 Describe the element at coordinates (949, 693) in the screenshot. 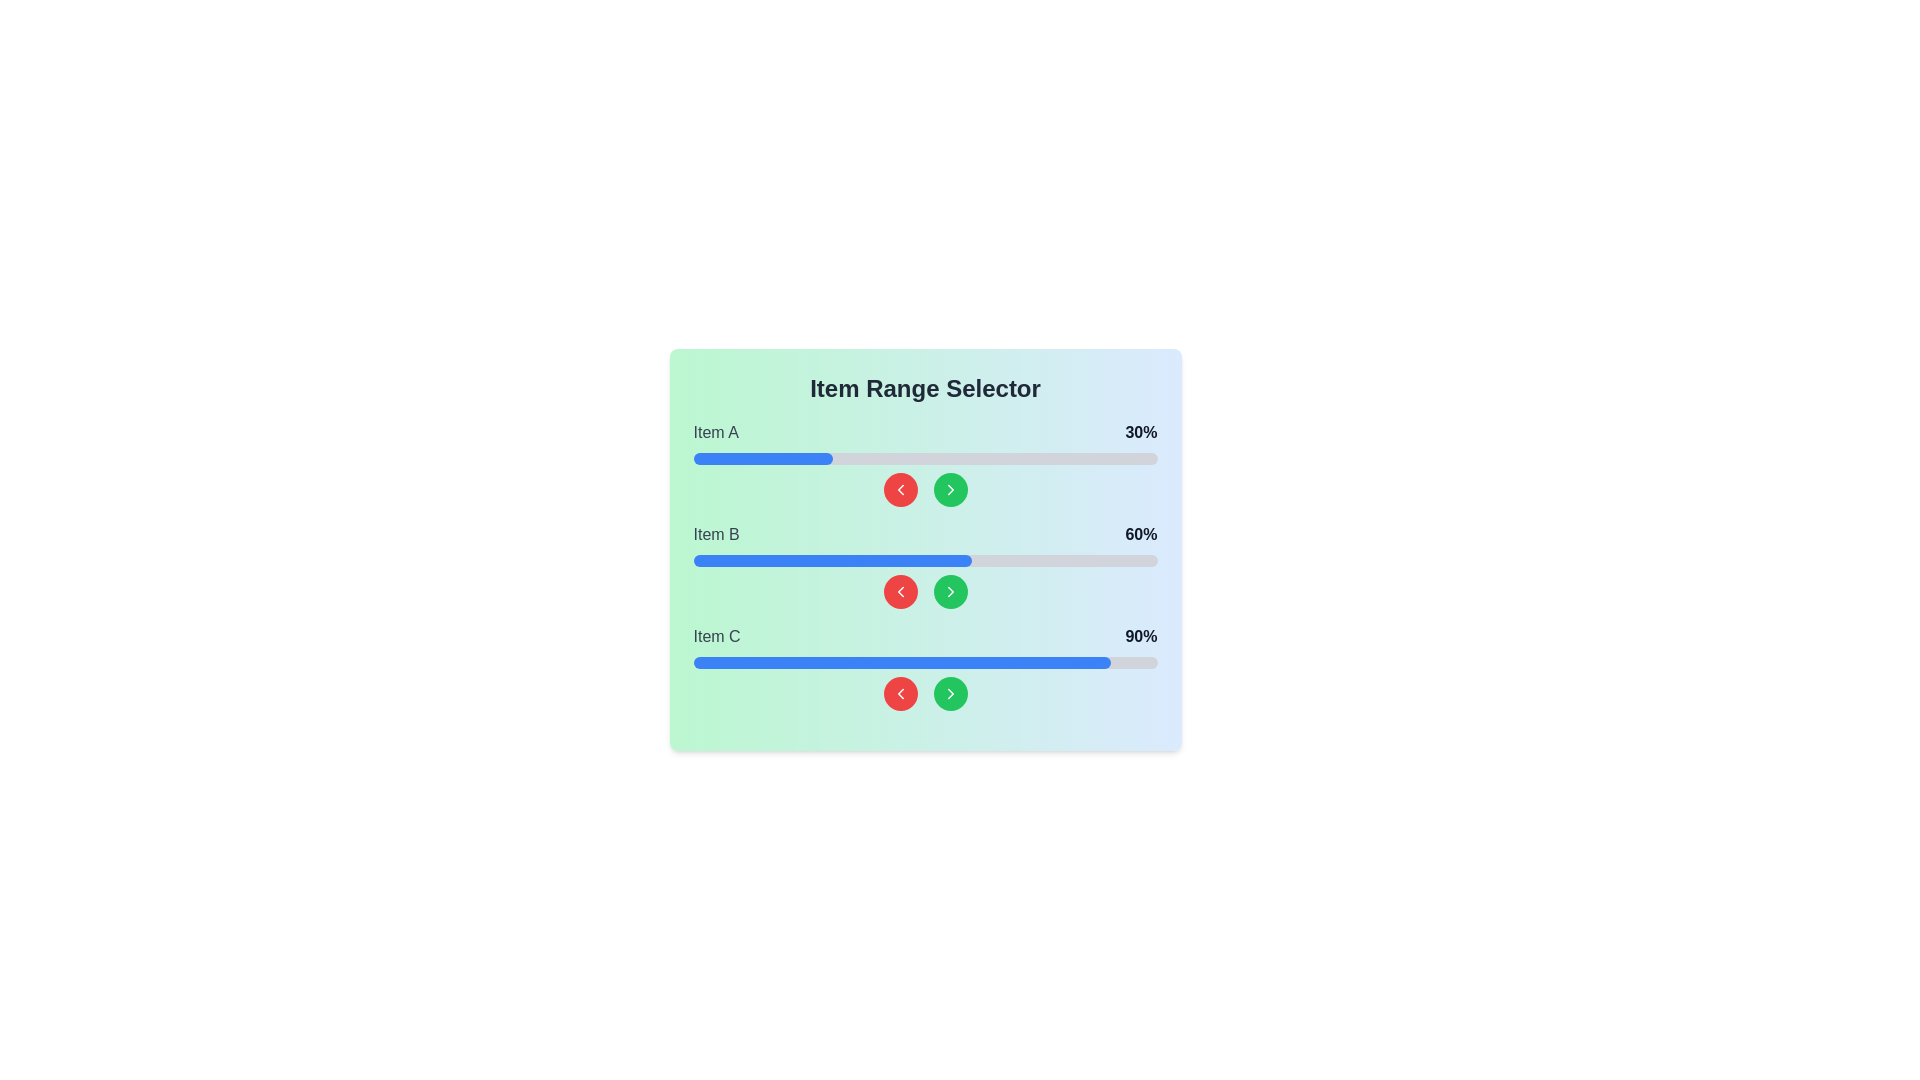

I see `the right-facing chevron icon that is nested within a circular green button located in the bottom section of the panel labeled 'Item C'` at that location.